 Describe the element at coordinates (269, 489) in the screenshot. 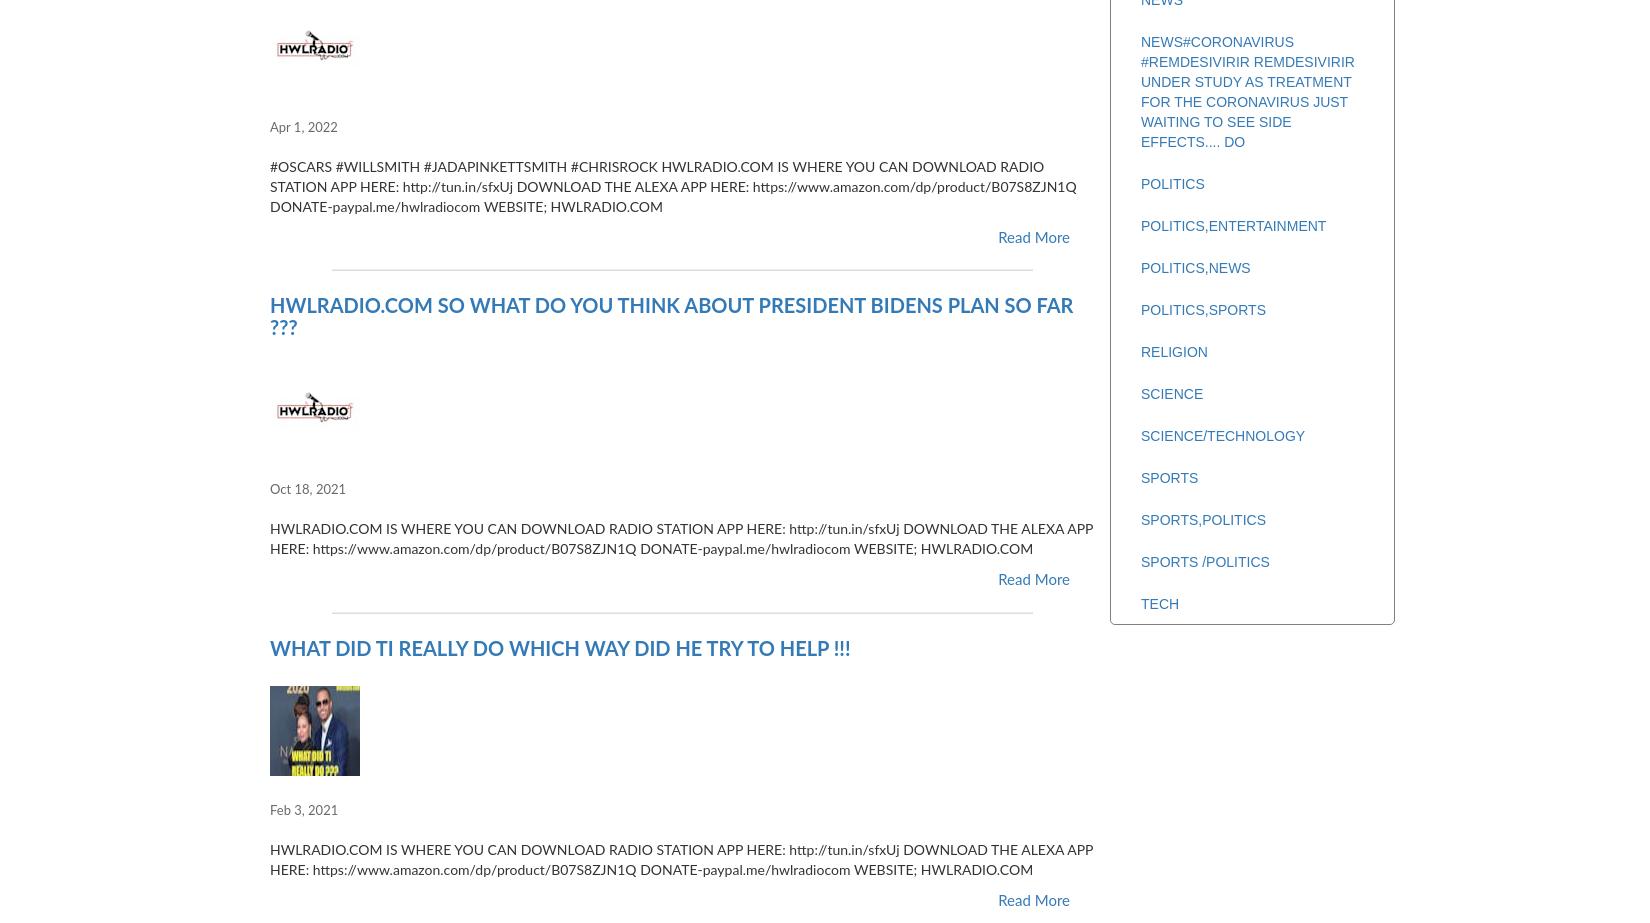

I see `'Oct 18, 2021'` at that location.